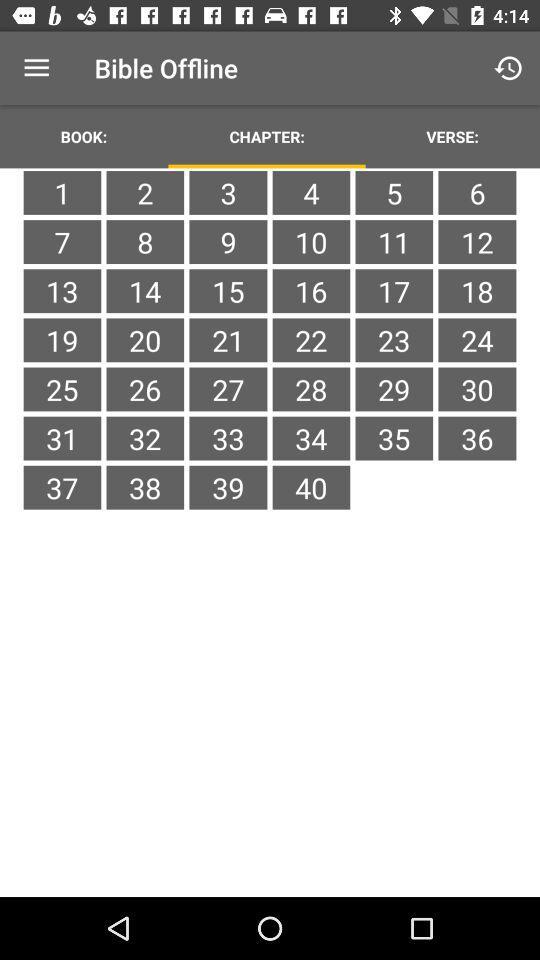 This screenshot has height=960, width=540. I want to click on 16 item, so click(311, 290).